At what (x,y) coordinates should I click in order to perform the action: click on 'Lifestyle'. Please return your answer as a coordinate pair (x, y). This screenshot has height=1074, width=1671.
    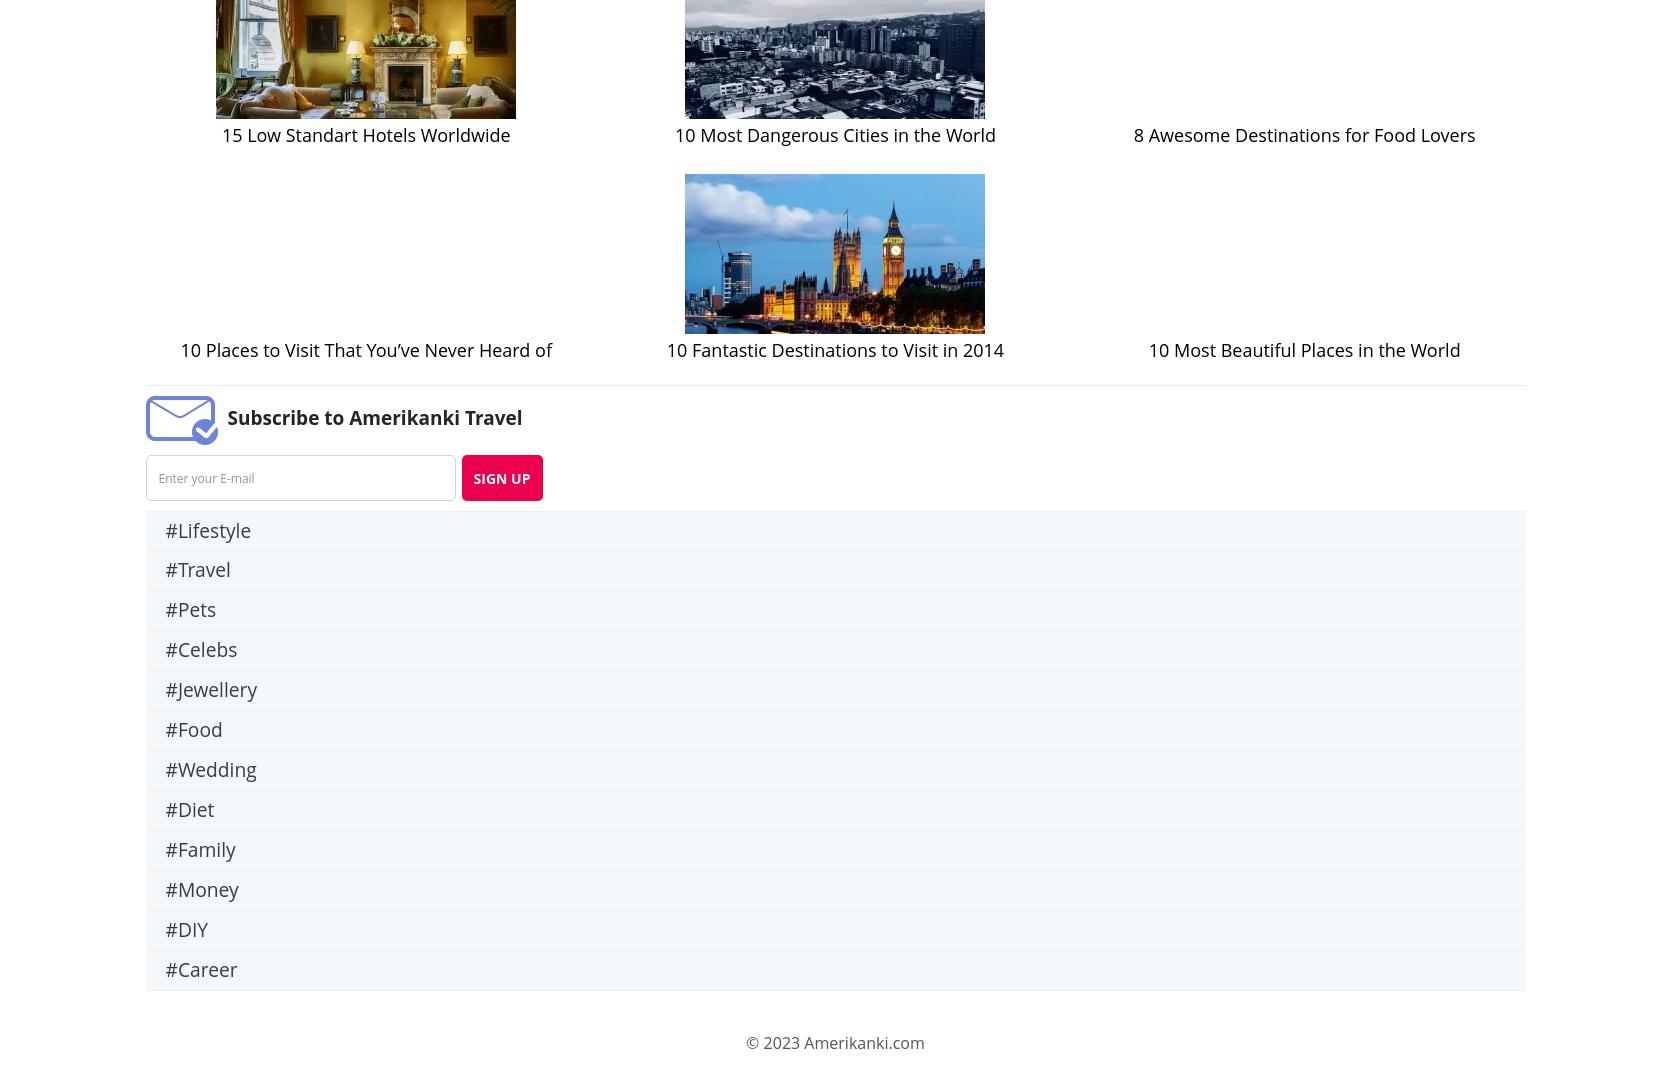
    Looking at the image, I should click on (214, 530).